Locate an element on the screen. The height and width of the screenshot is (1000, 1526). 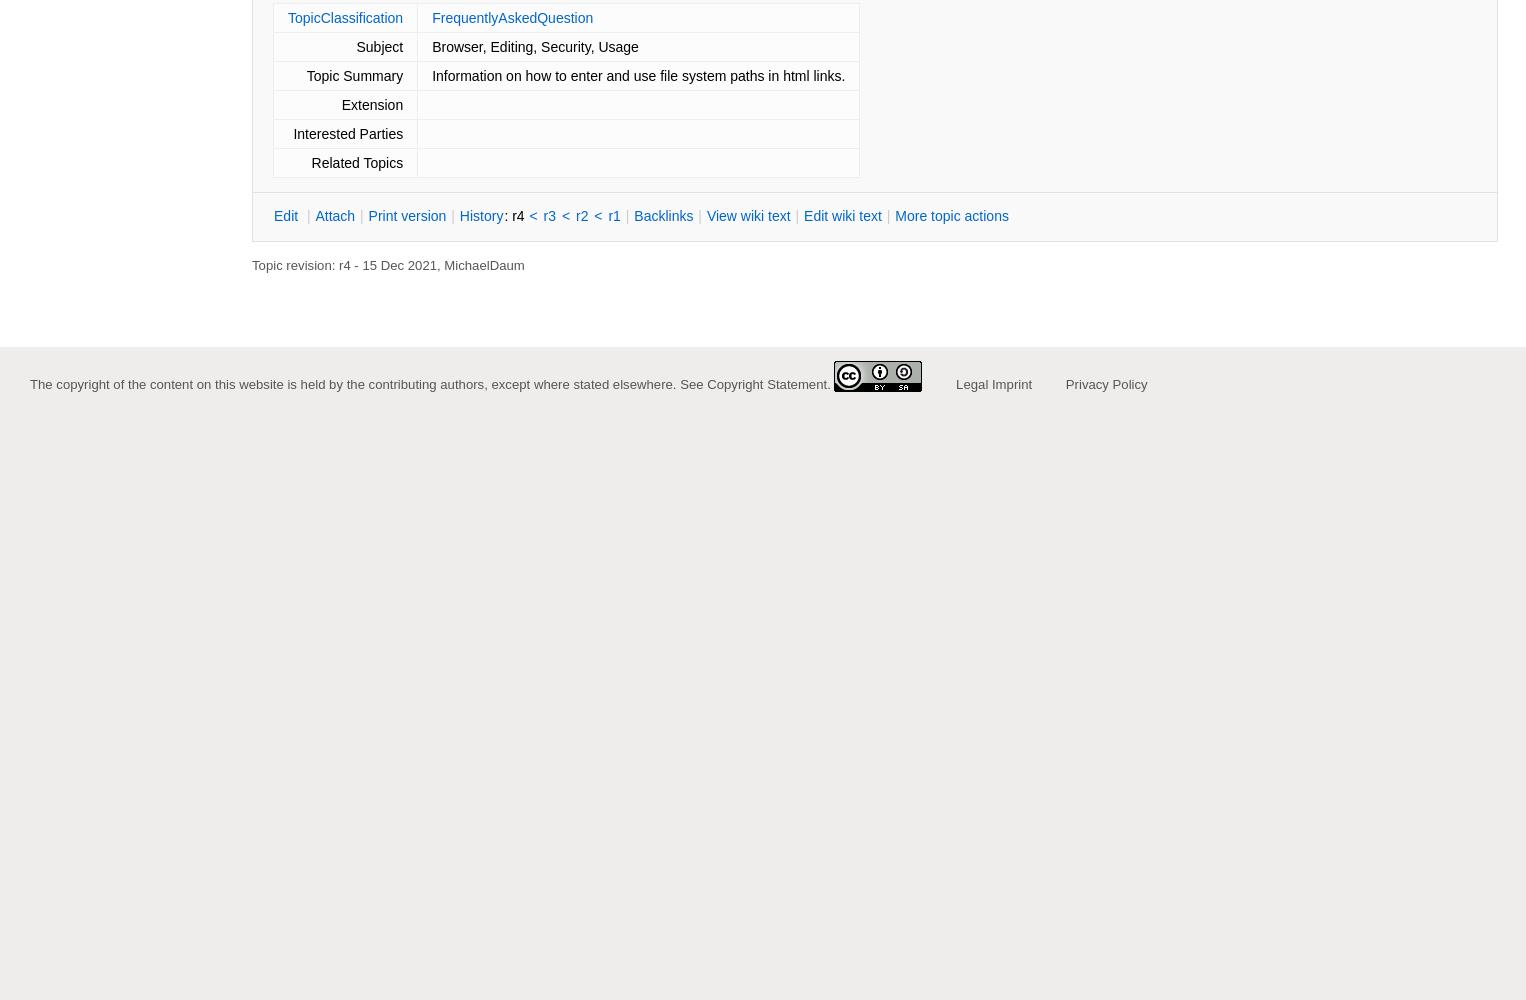
'w' is located at coordinates (837, 215).